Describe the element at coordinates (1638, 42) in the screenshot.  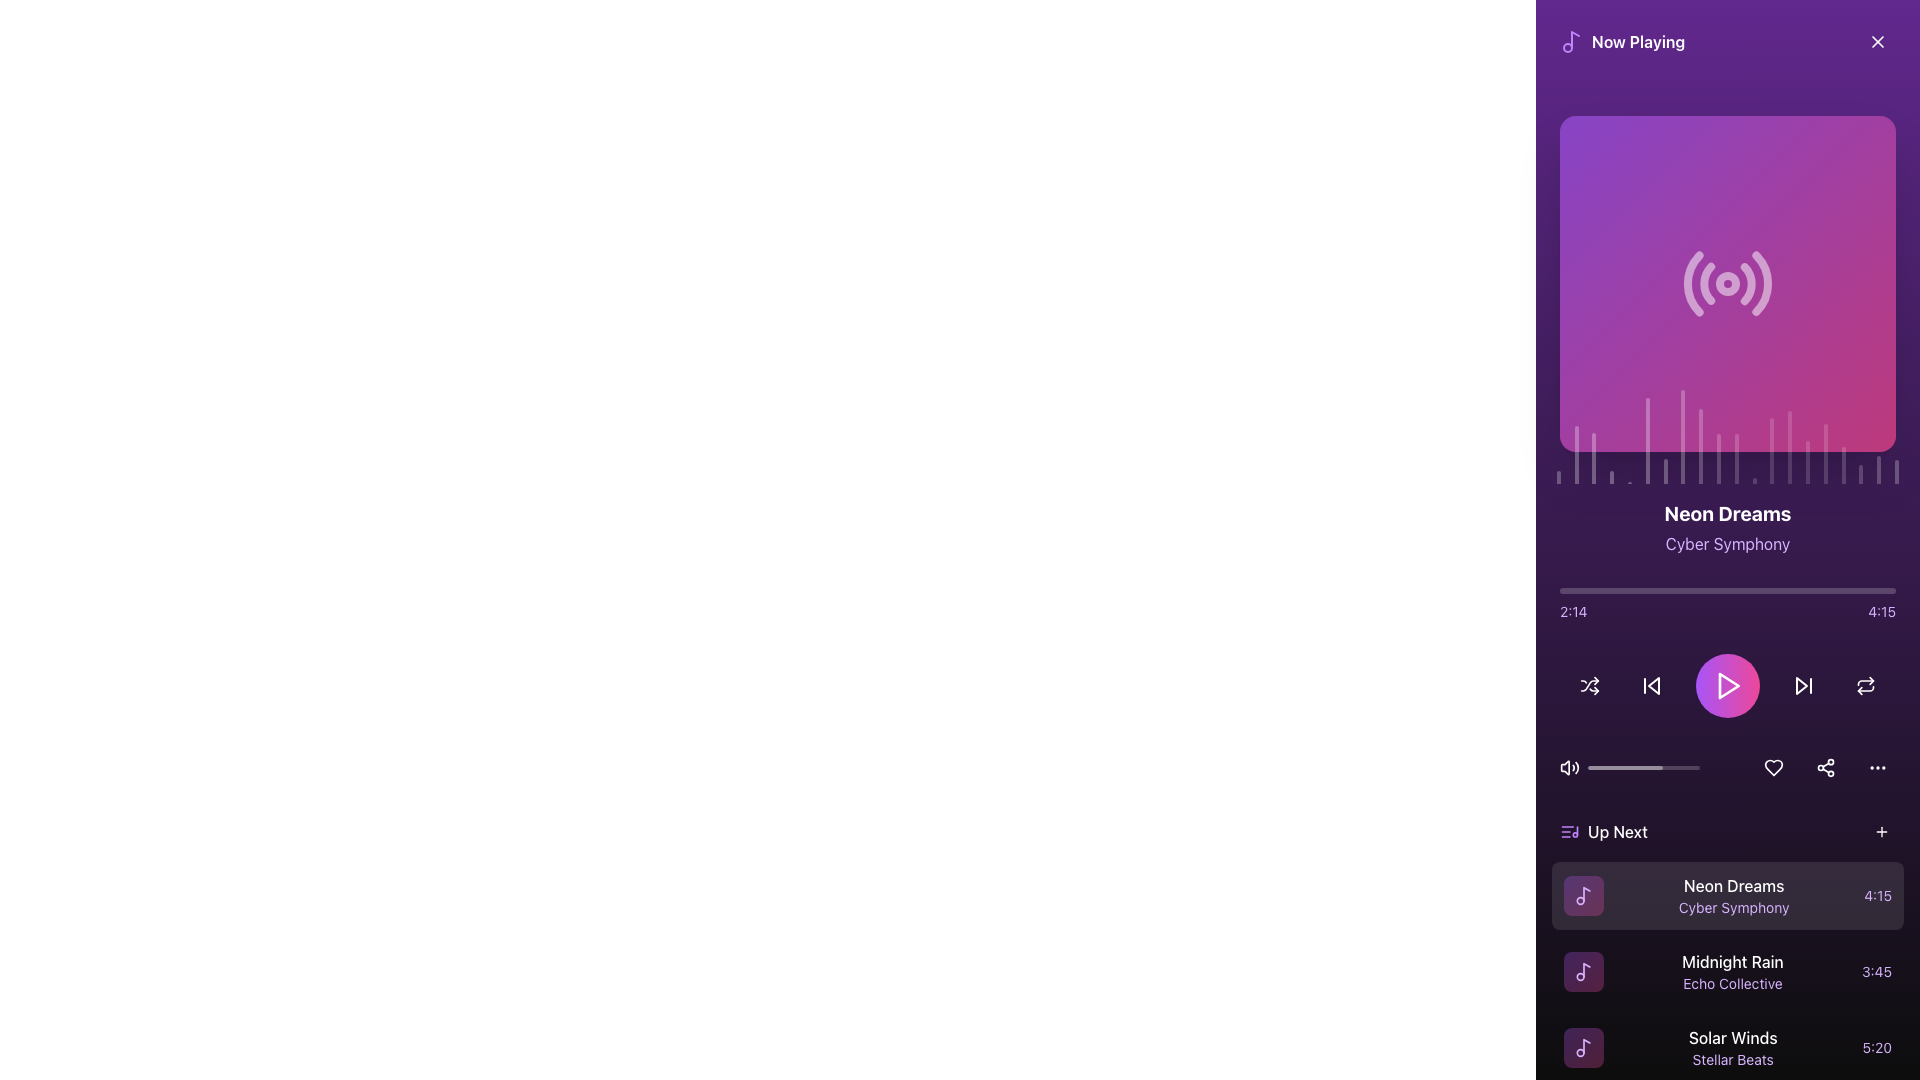
I see `the 'Now Playing' label, which serves as a title for the current media section and is located to the right of a musical note icon in the purple media panel` at that location.